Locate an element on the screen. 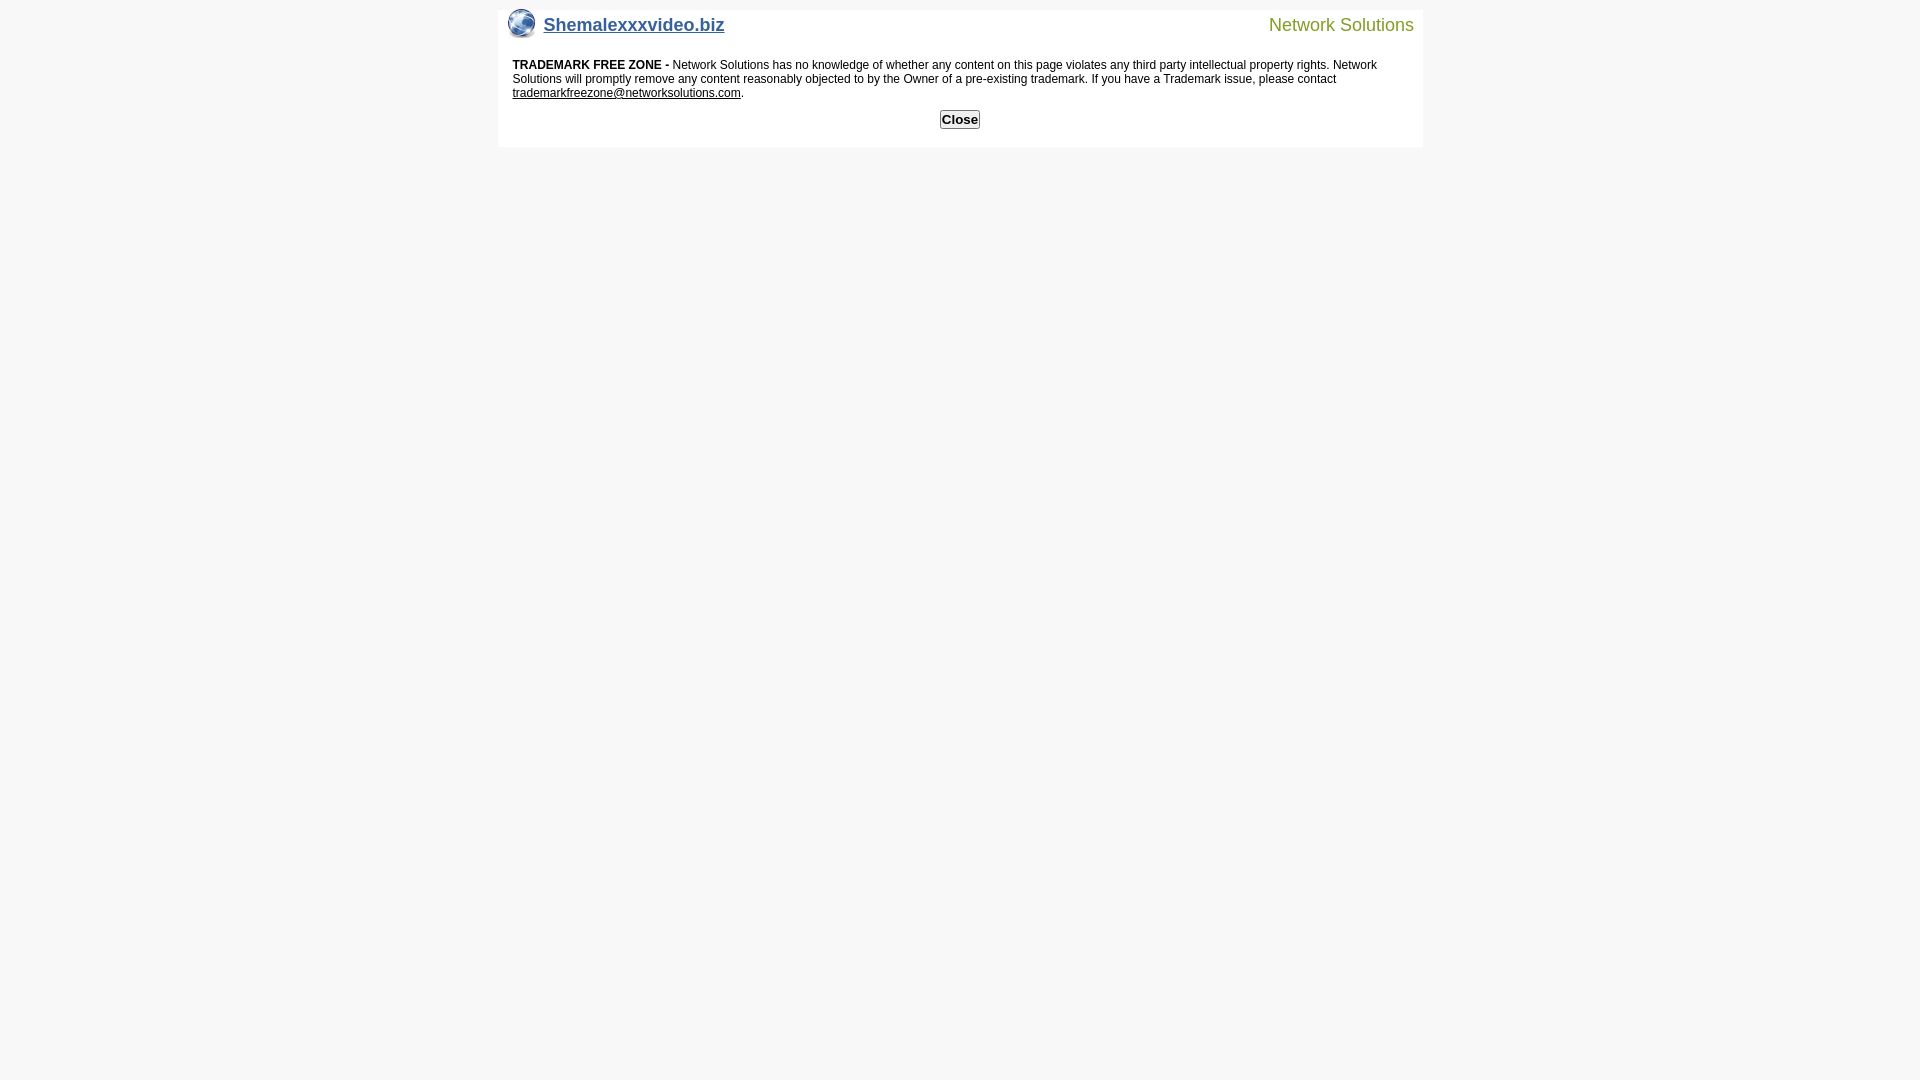 The width and height of the screenshot is (1920, 1080). 'trademarkfreezone@networksolutions.com' is located at coordinates (512, 92).